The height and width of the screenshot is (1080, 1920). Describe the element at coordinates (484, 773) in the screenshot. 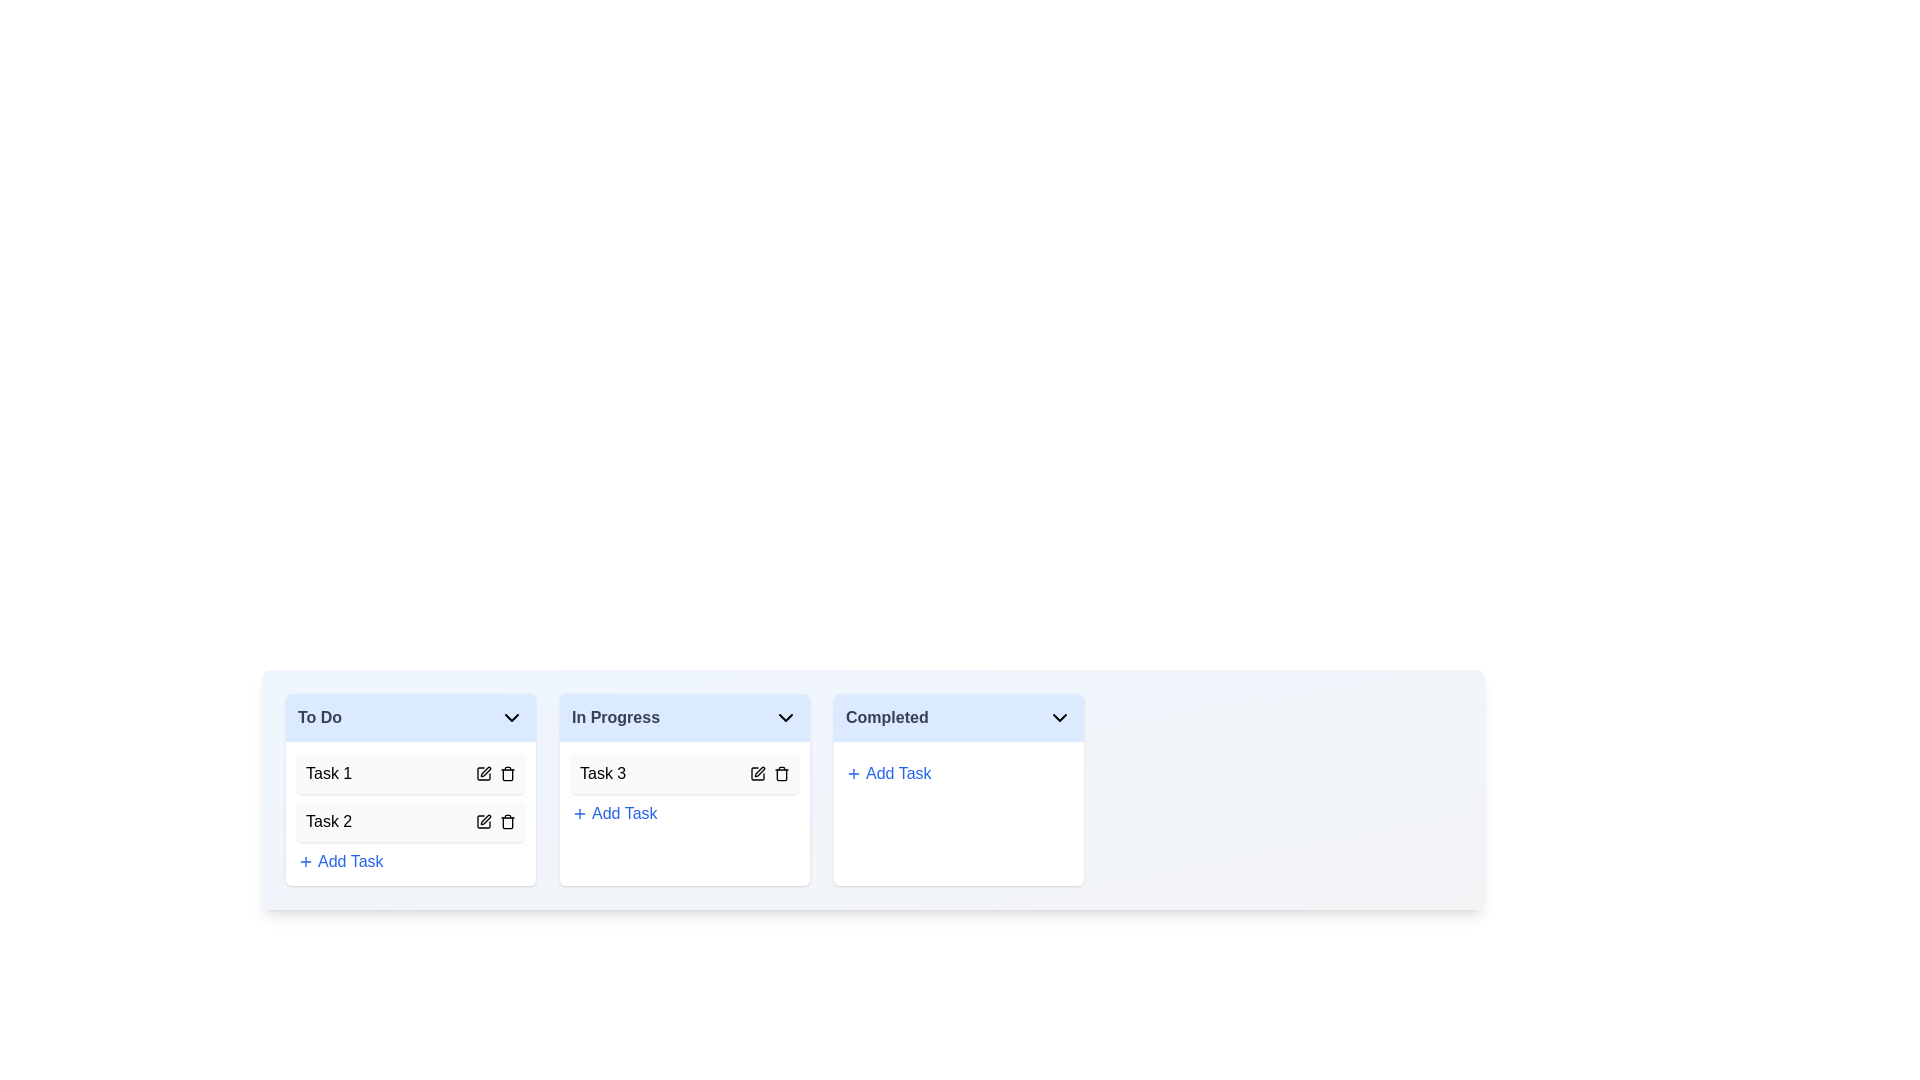

I see `the edit button for the task with title Task 1` at that location.